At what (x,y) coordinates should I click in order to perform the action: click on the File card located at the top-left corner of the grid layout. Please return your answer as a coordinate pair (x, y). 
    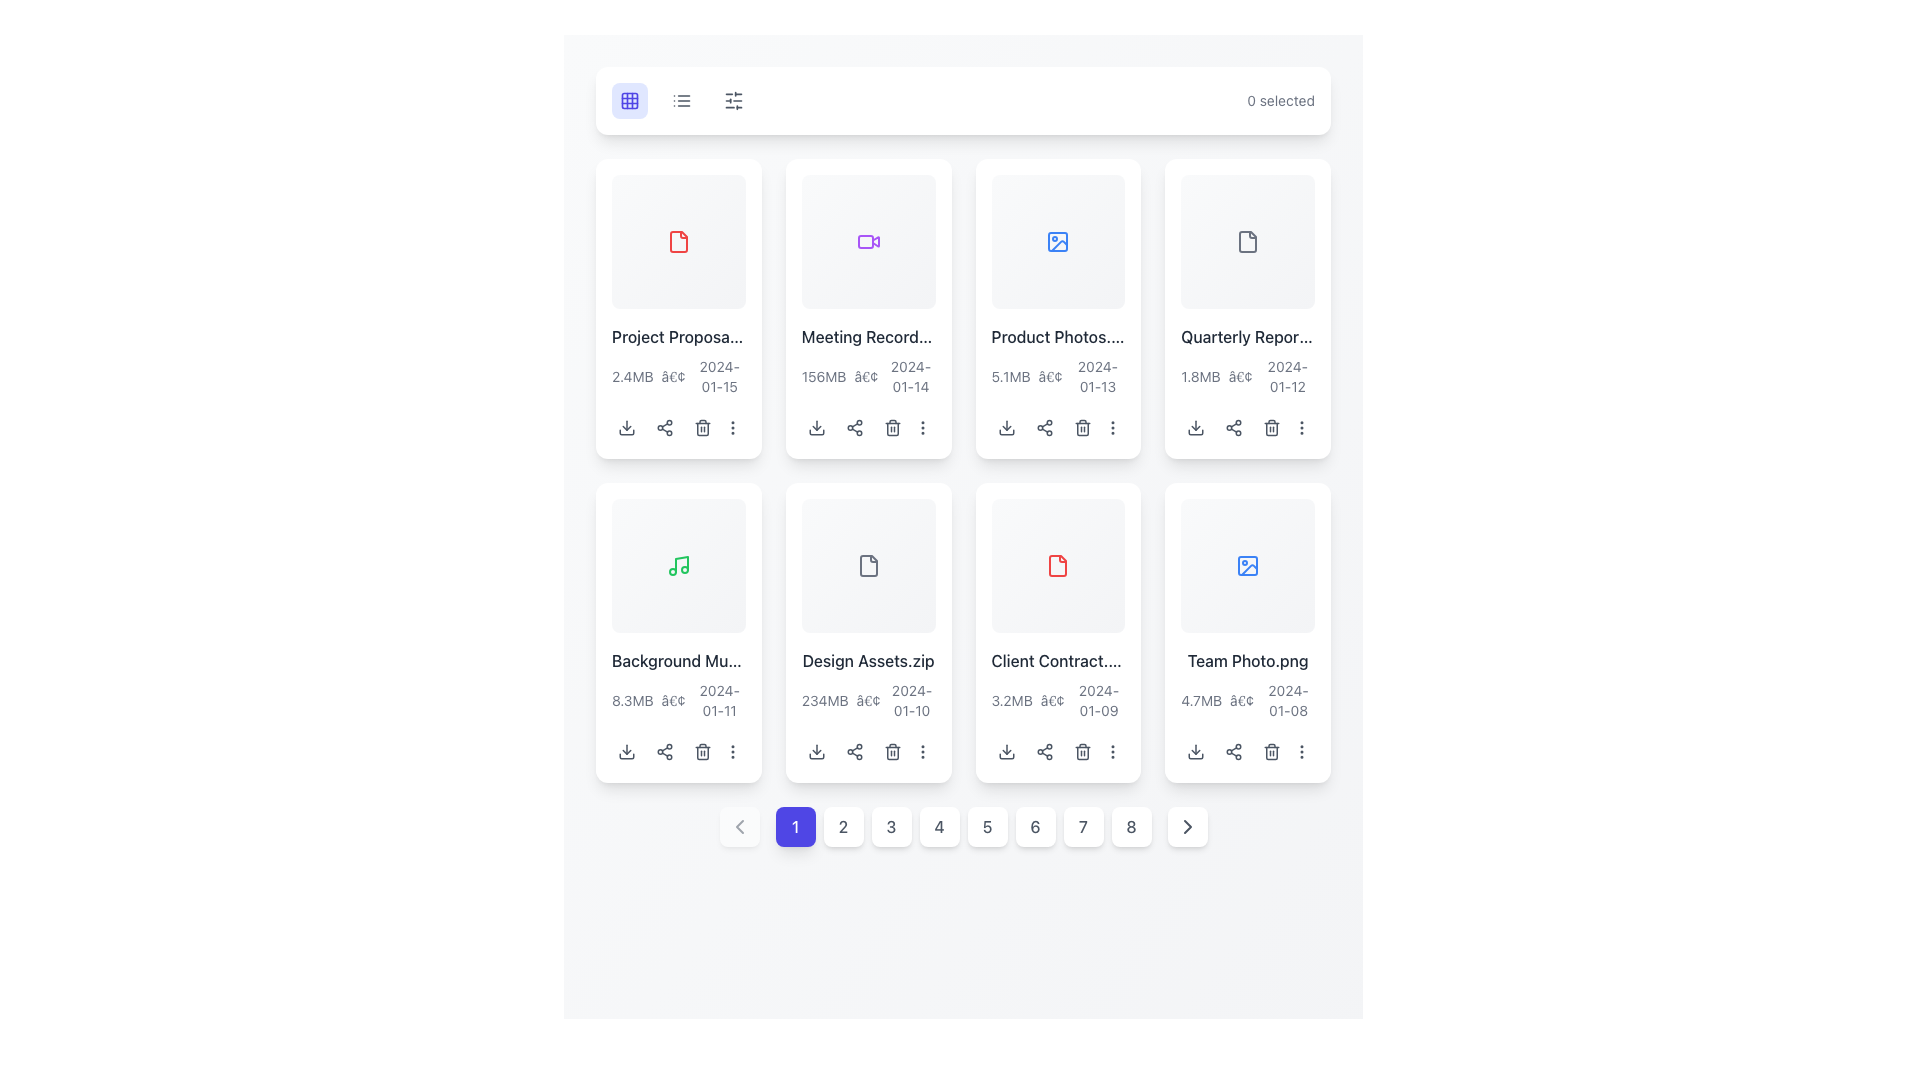
    Looking at the image, I should click on (678, 308).